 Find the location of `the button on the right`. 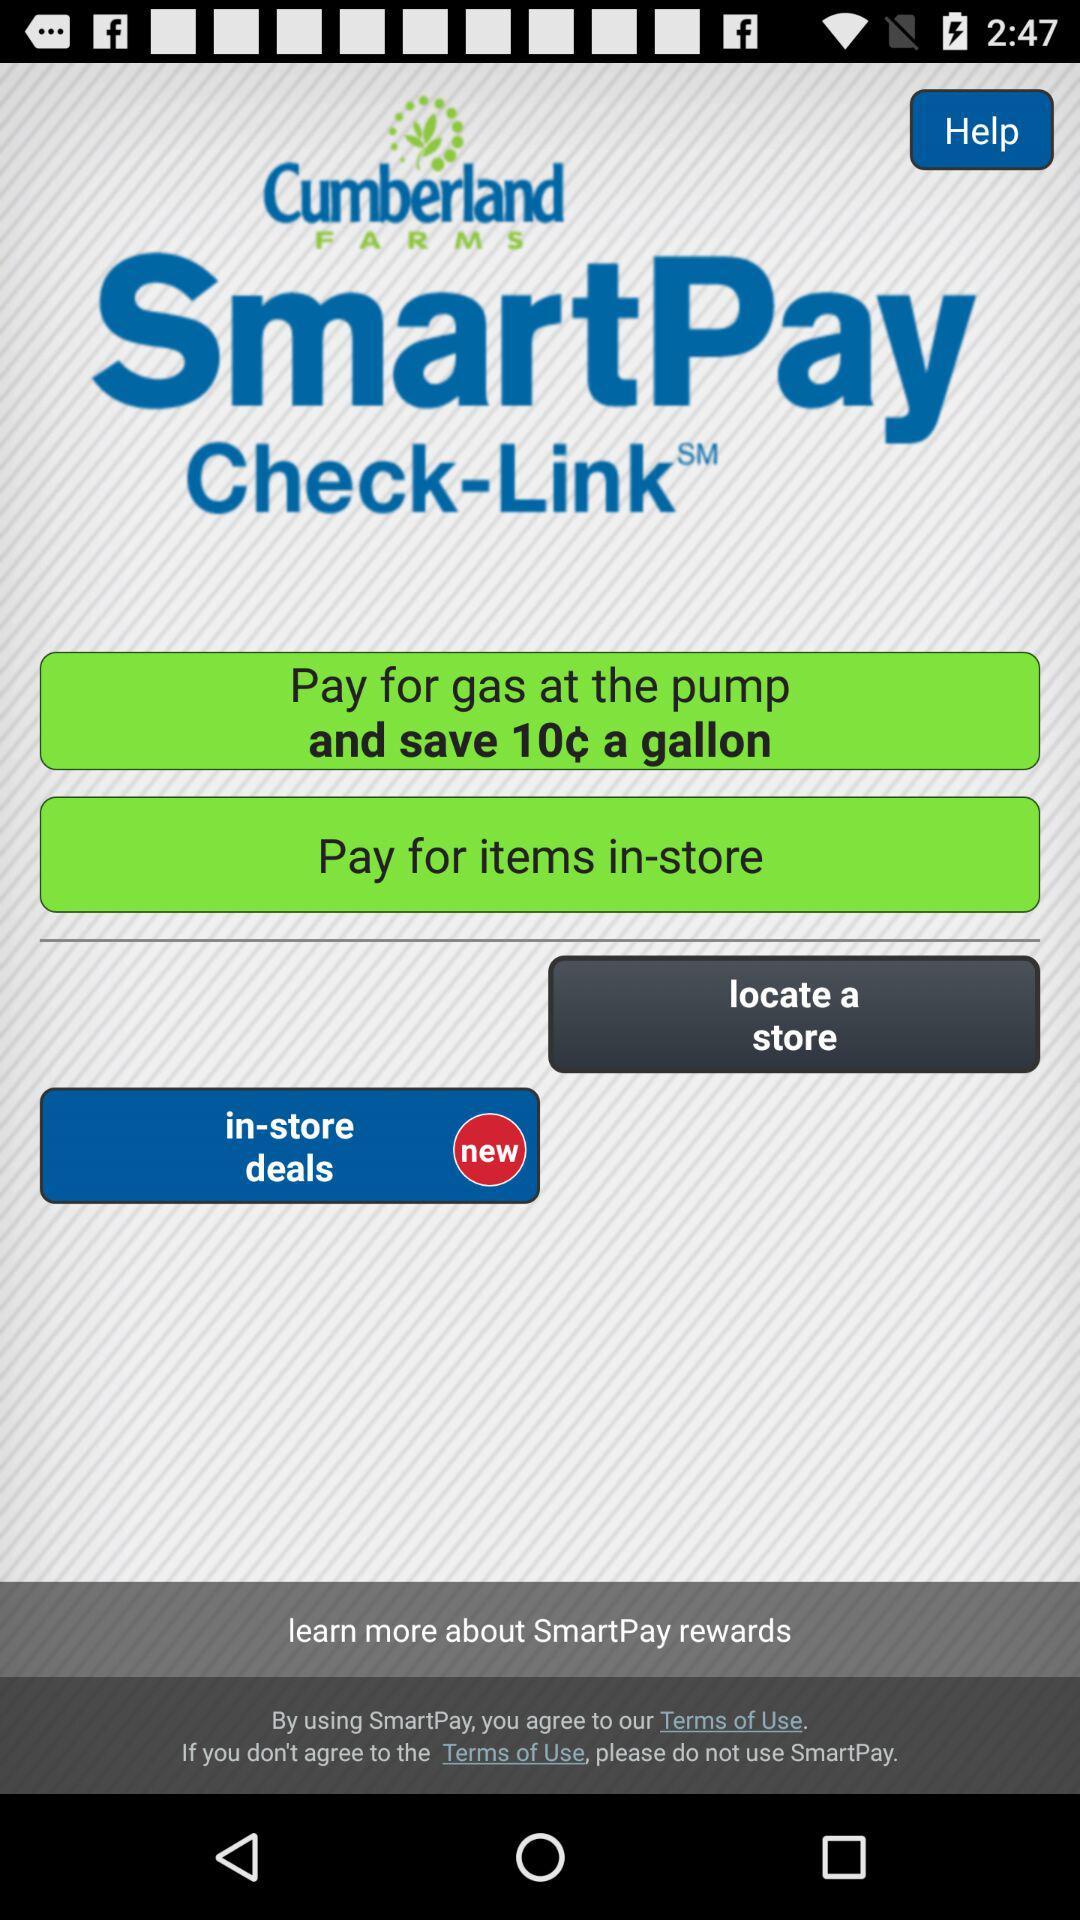

the button on the right is located at coordinates (793, 1014).